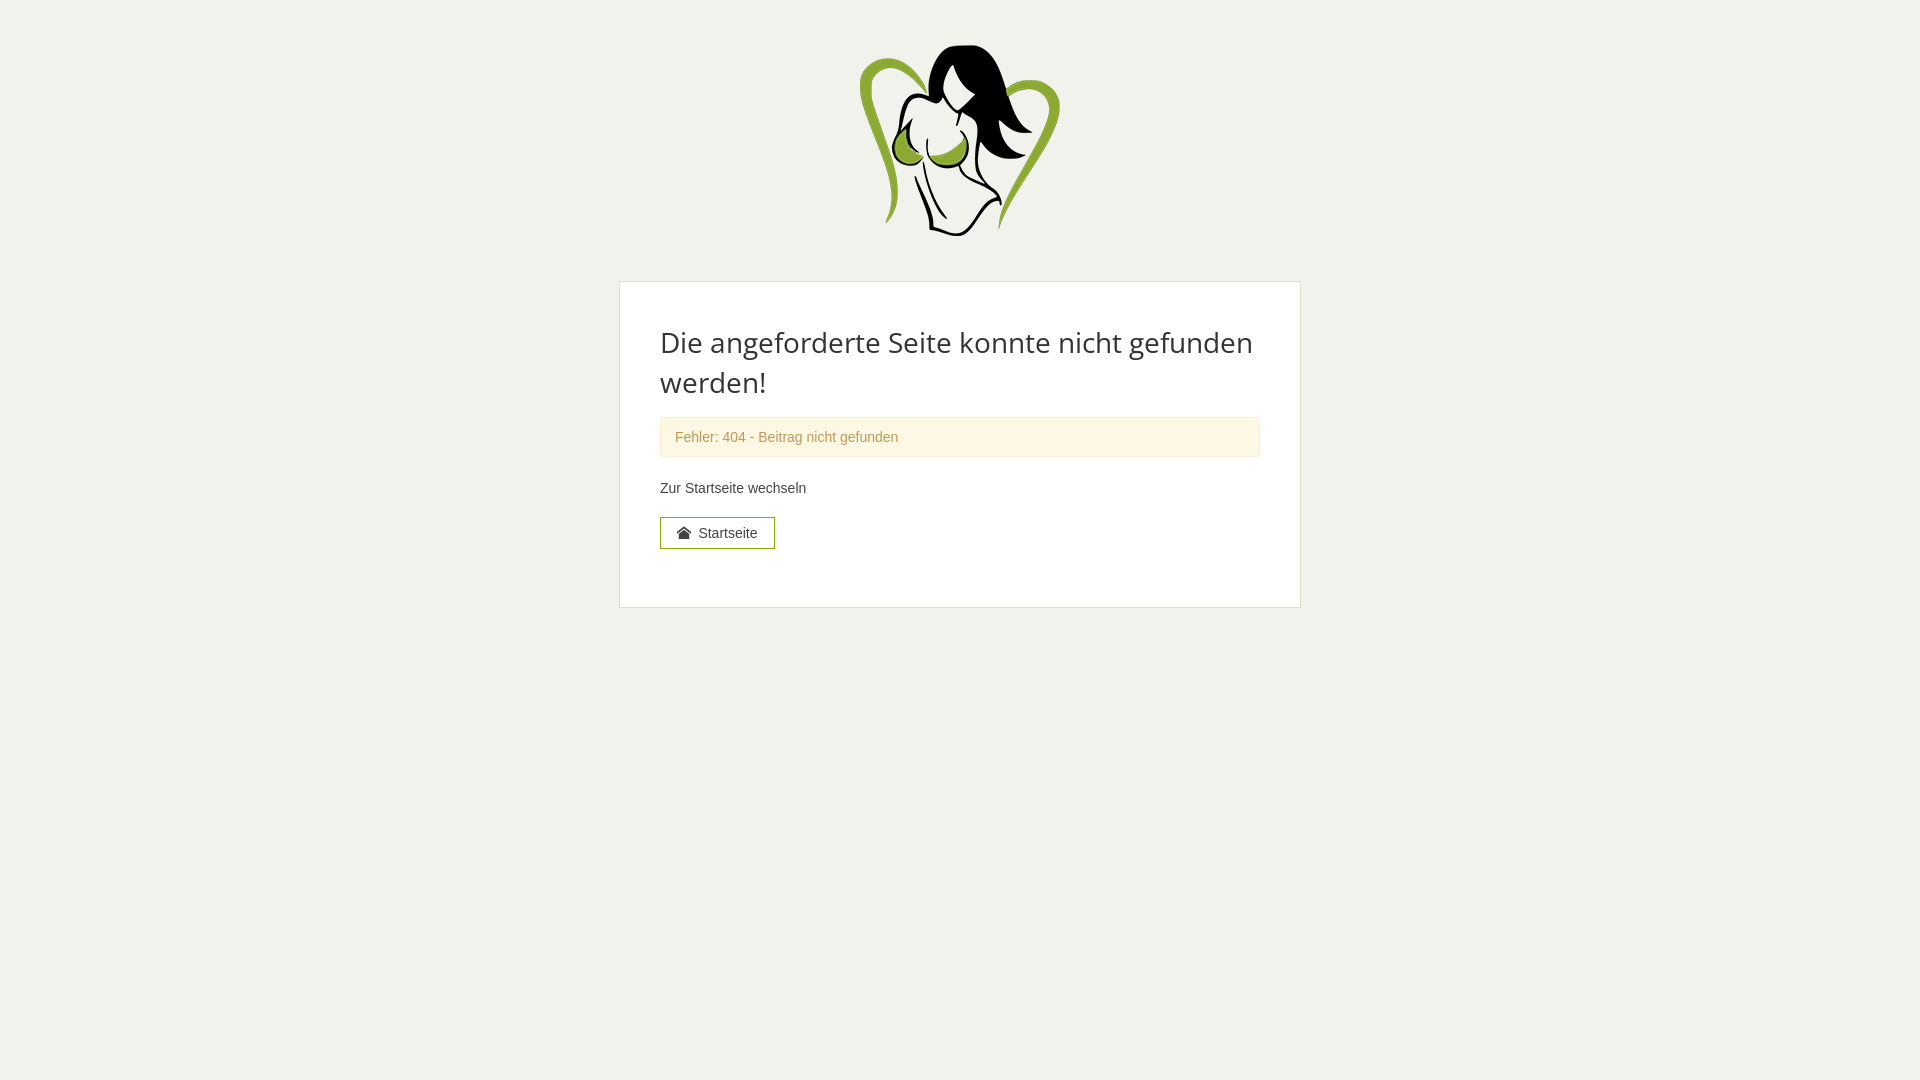  I want to click on 'Startseite', so click(717, 531).